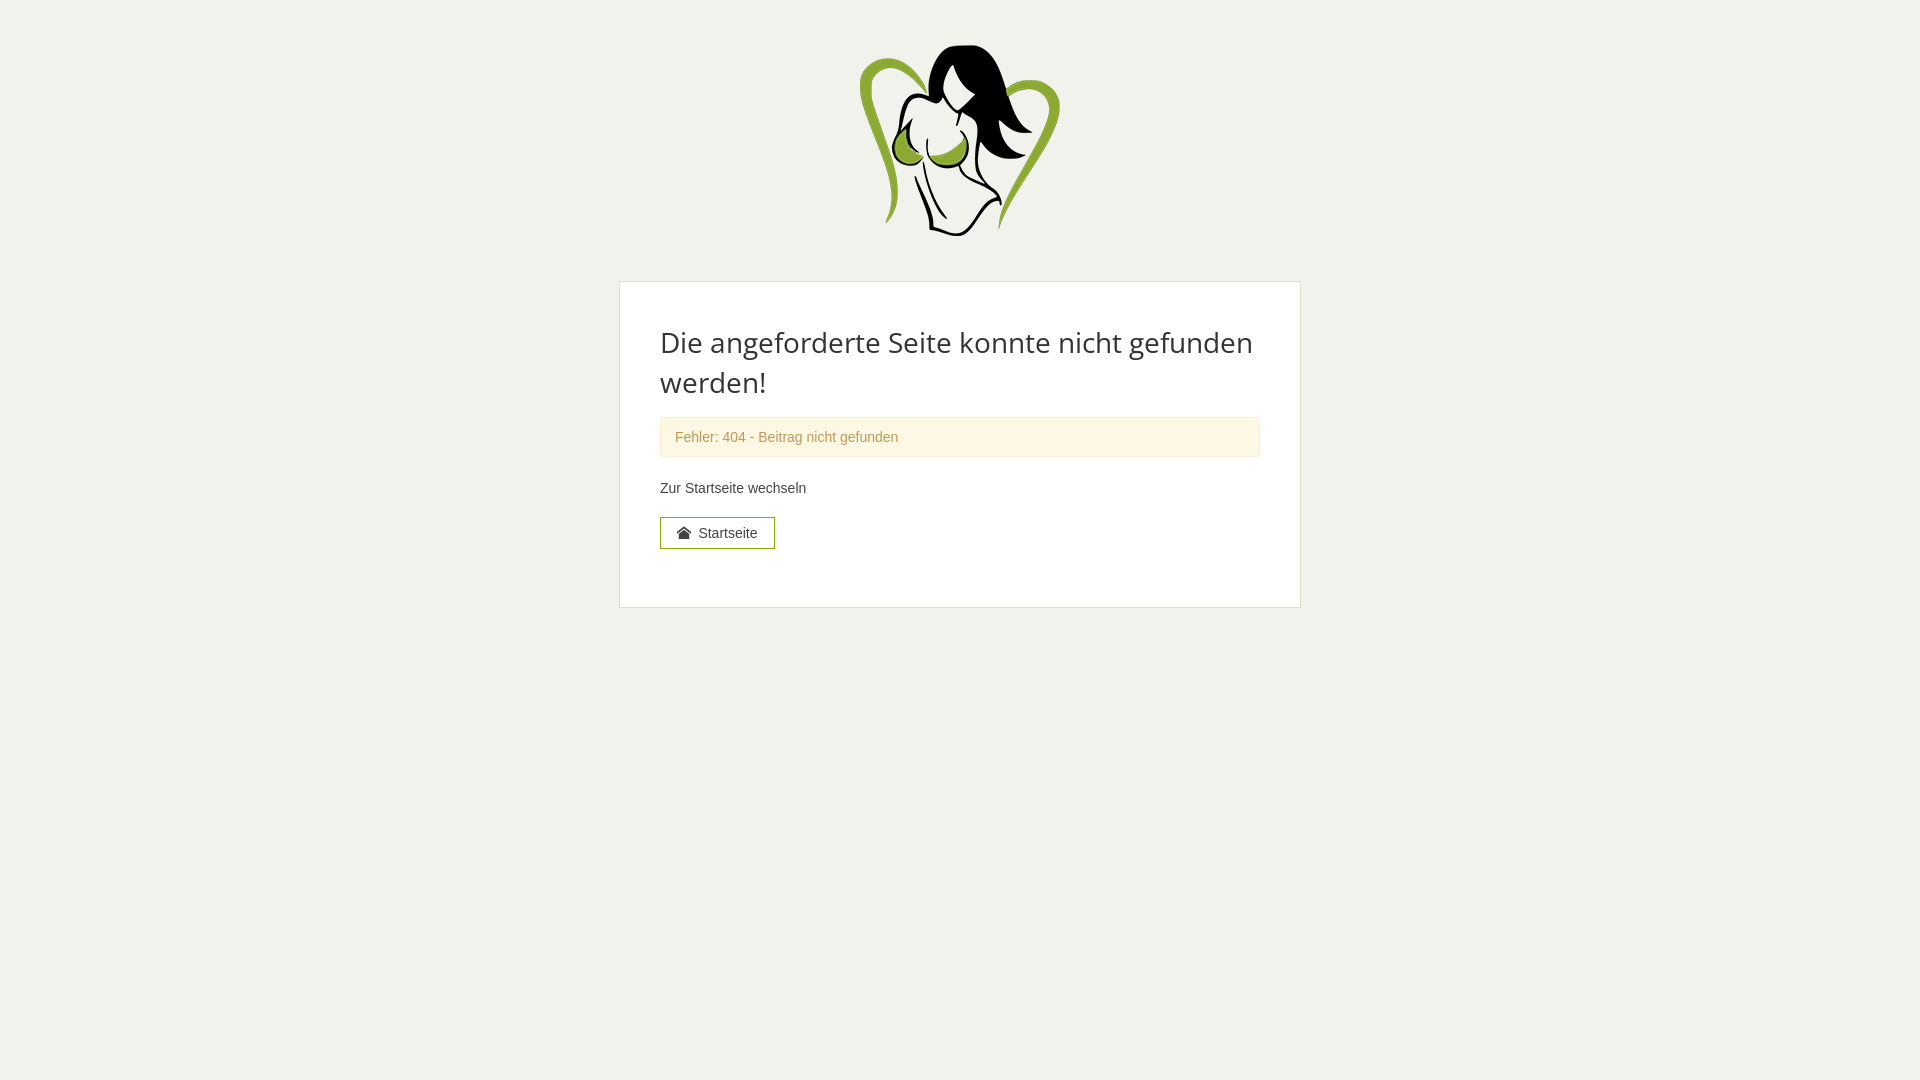  I want to click on 'Startseite', so click(717, 531).